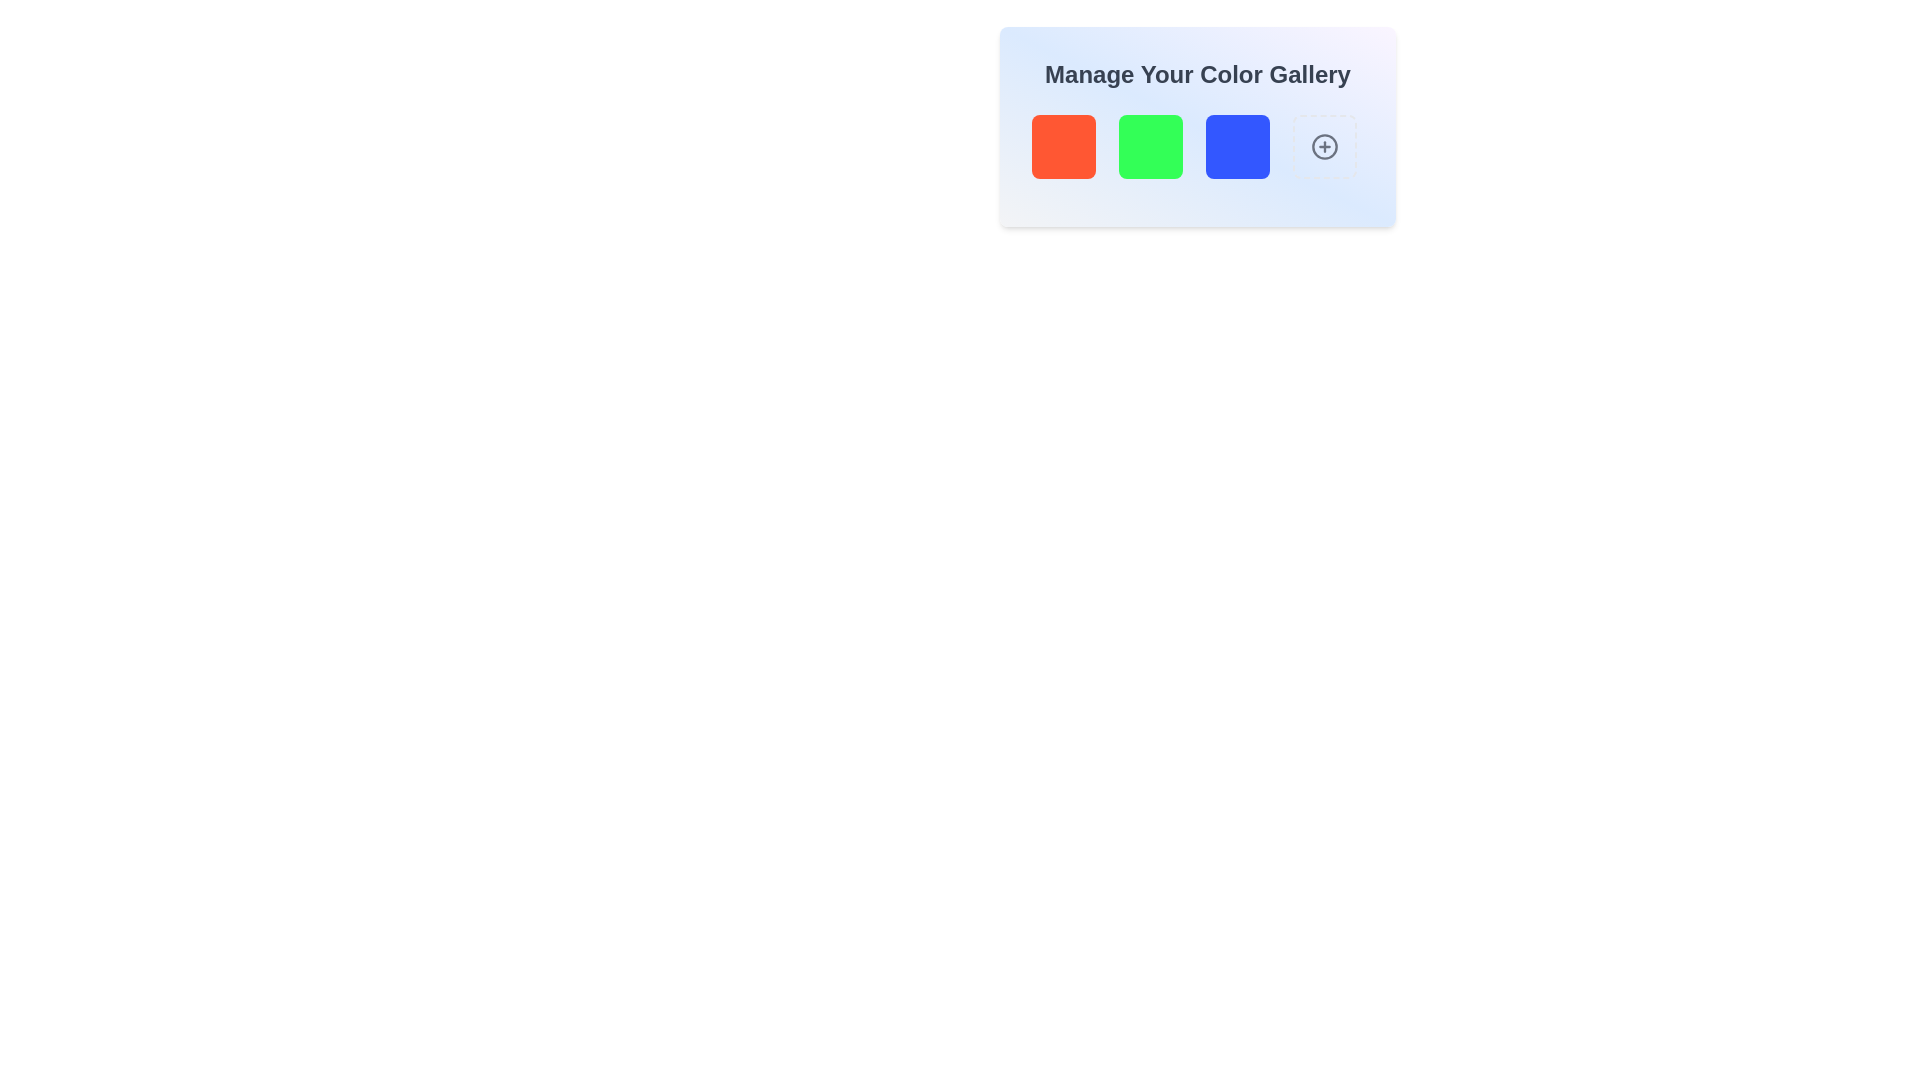 The height and width of the screenshot is (1080, 1920). Describe the element at coordinates (1324, 145) in the screenshot. I see `the interactive button with a dashed border and a plus icon` at that location.